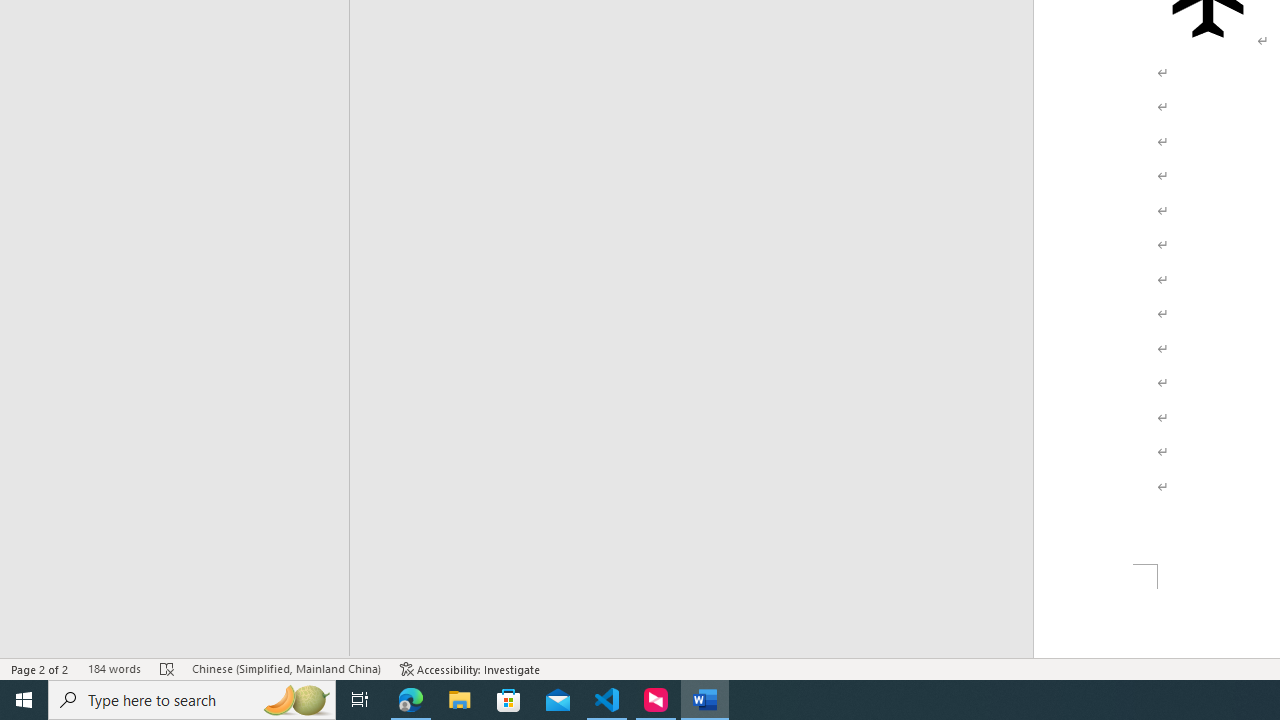 The height and width of the screenshot is (720, 1280). What do you see at coordinates (459, 698) in the screenshot?
I see `'File Explorer'` at bounding box center [459, 698].